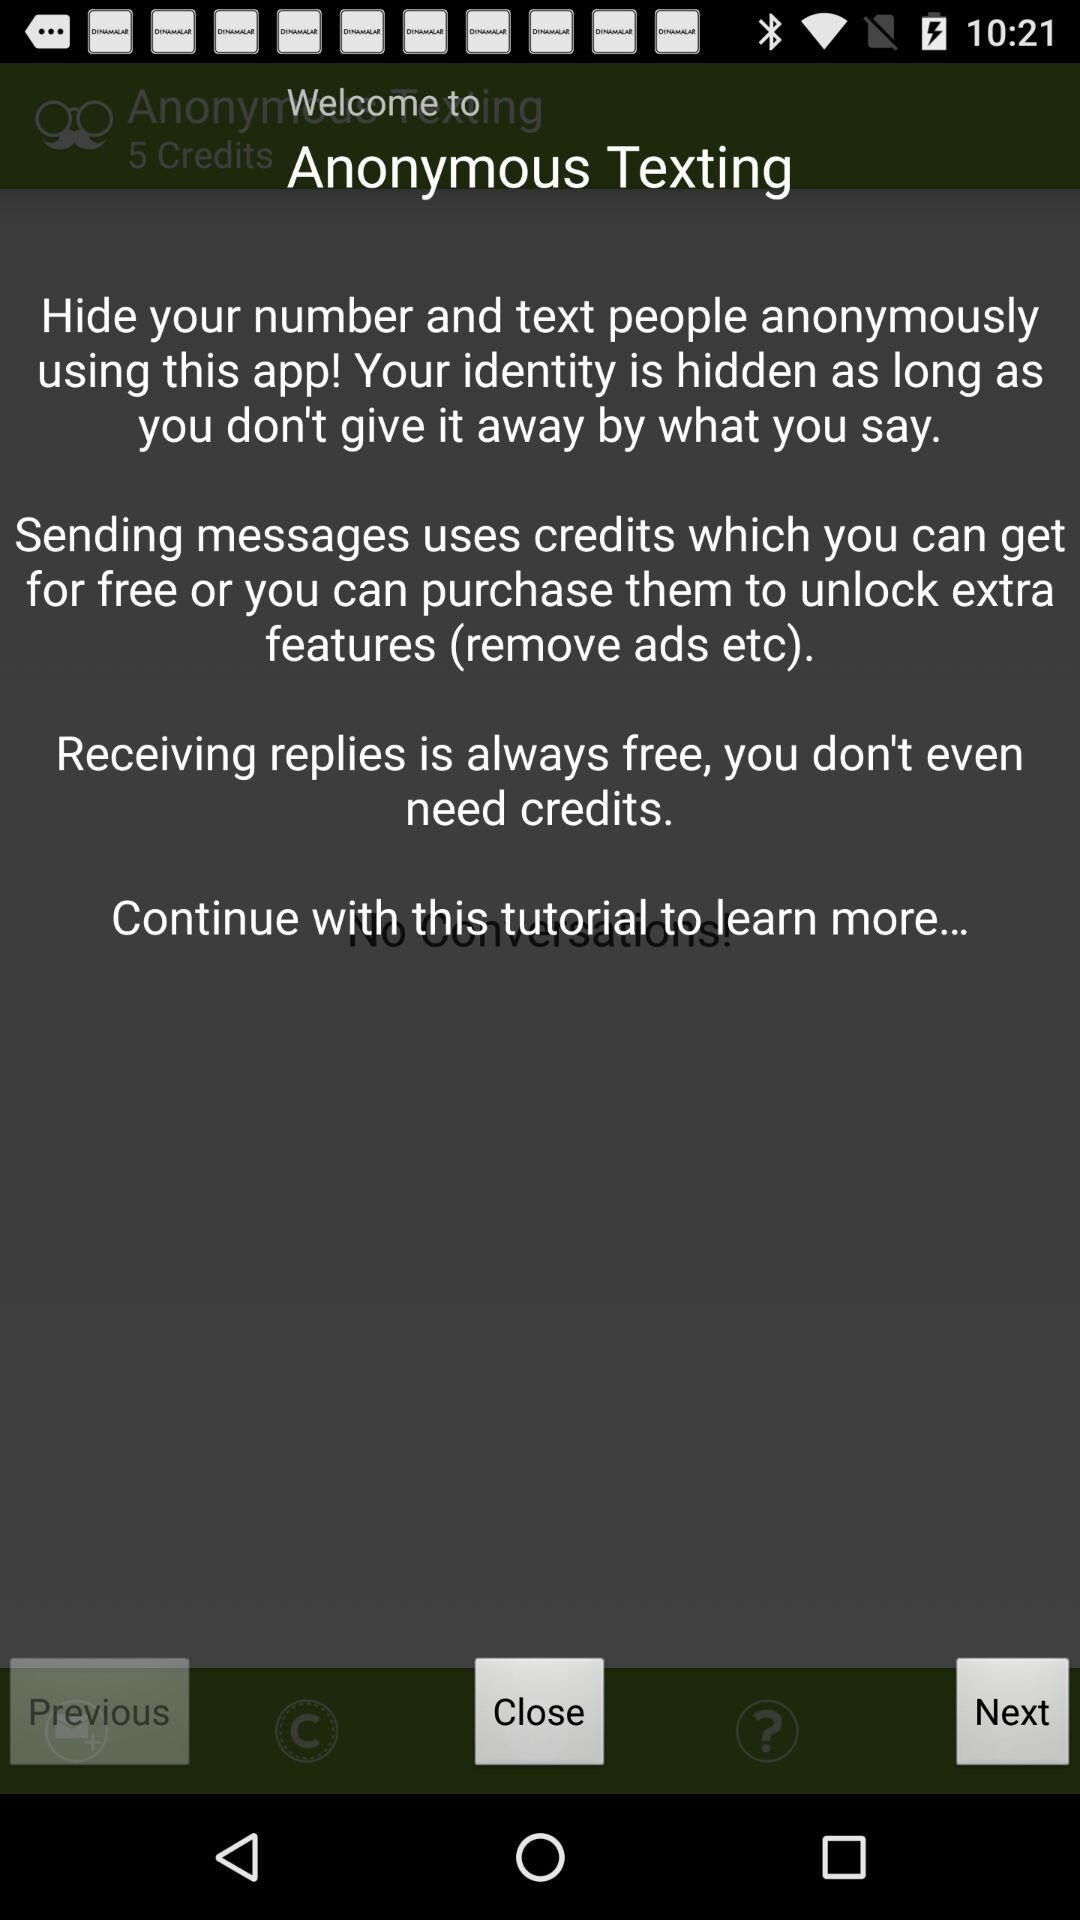 This screenshot has width=1080, height=1920. I want to click on the button next to close item, so click(1013, 1716).